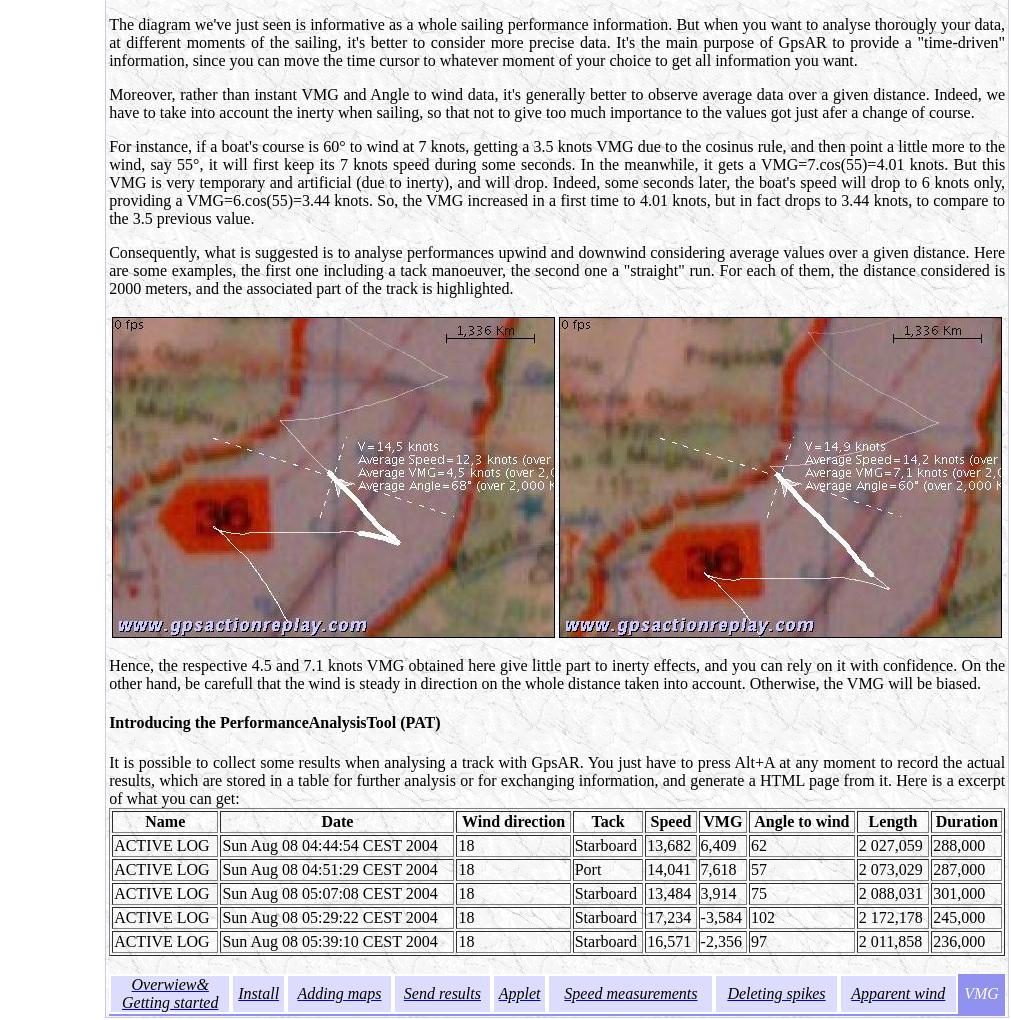  Describe the element at coordinates (668, 844) in the screenshot. I see `'13,682'` at that location.